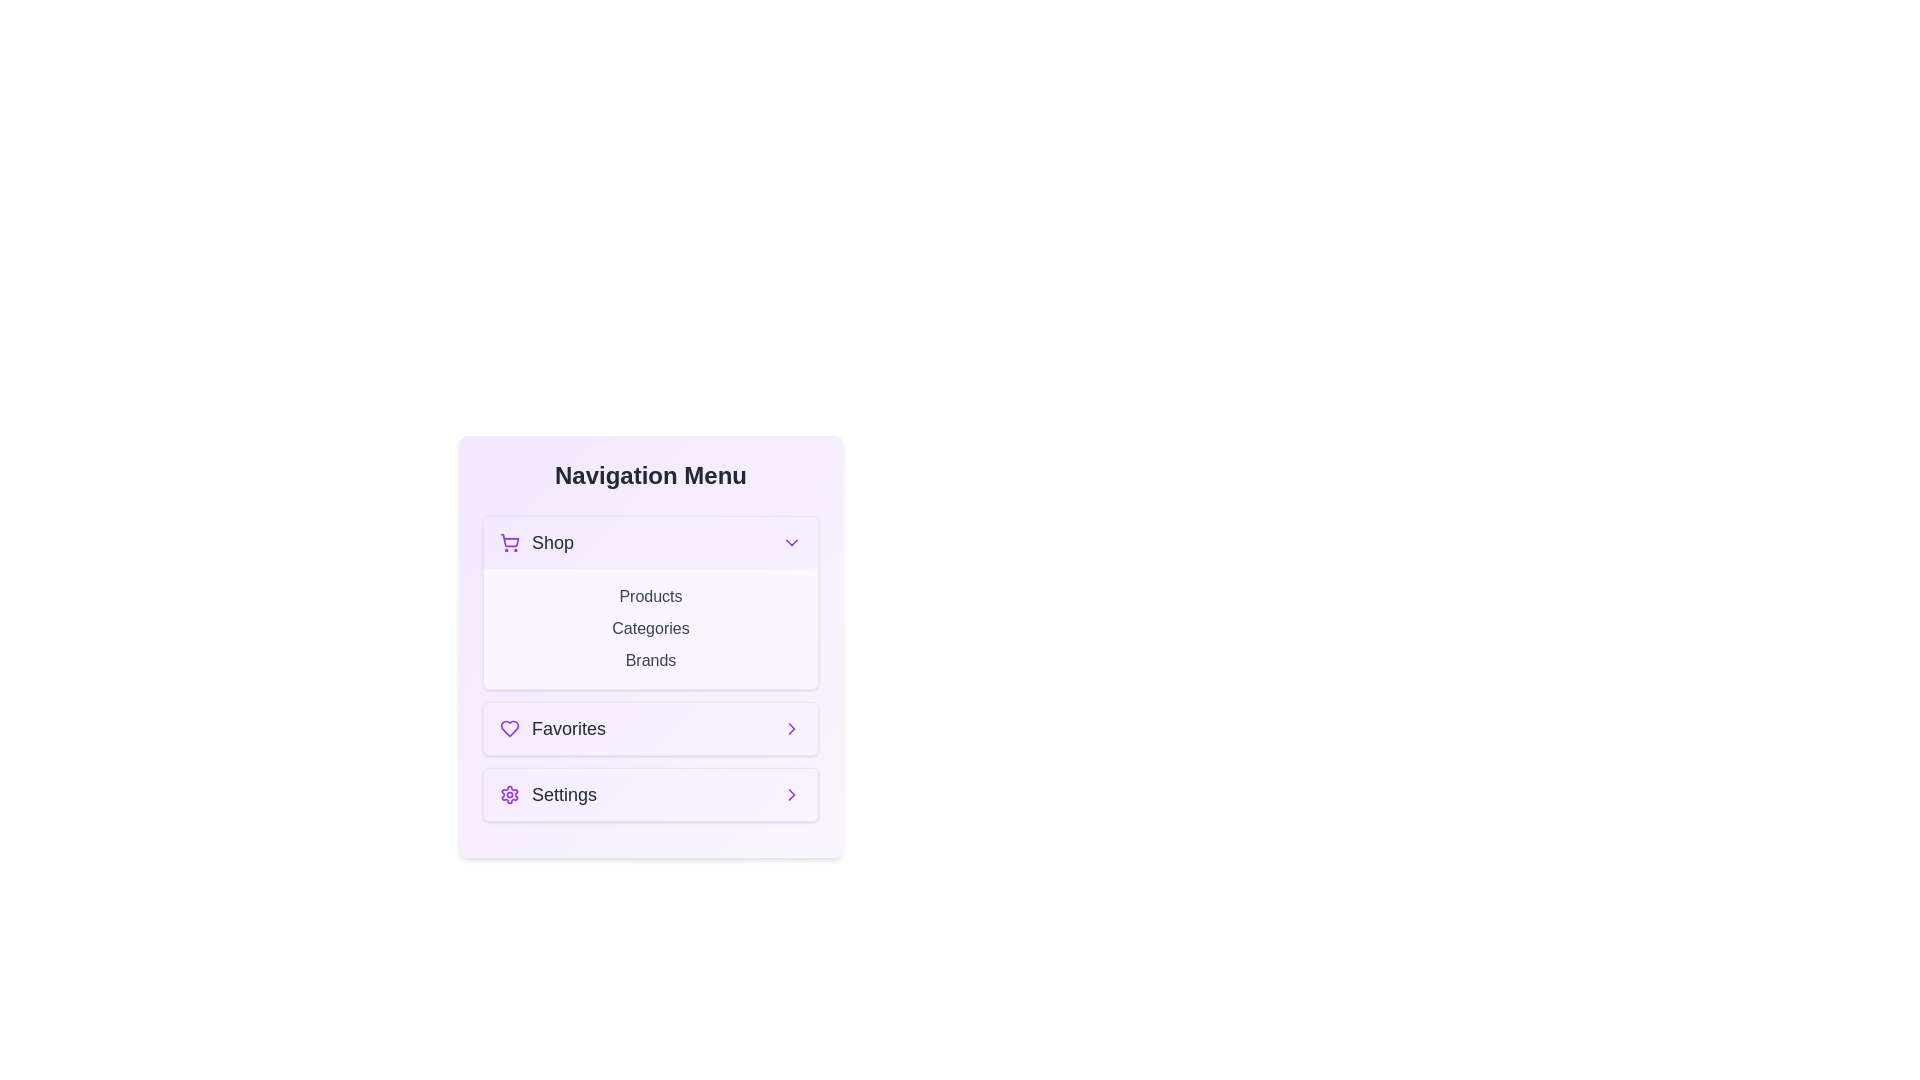  What do you see at coordinates (509, 793) in the screenshot?
I see `the settings icon located to the left of the 'Settings' label in the navigation menu` at bounding box center [509, 793].